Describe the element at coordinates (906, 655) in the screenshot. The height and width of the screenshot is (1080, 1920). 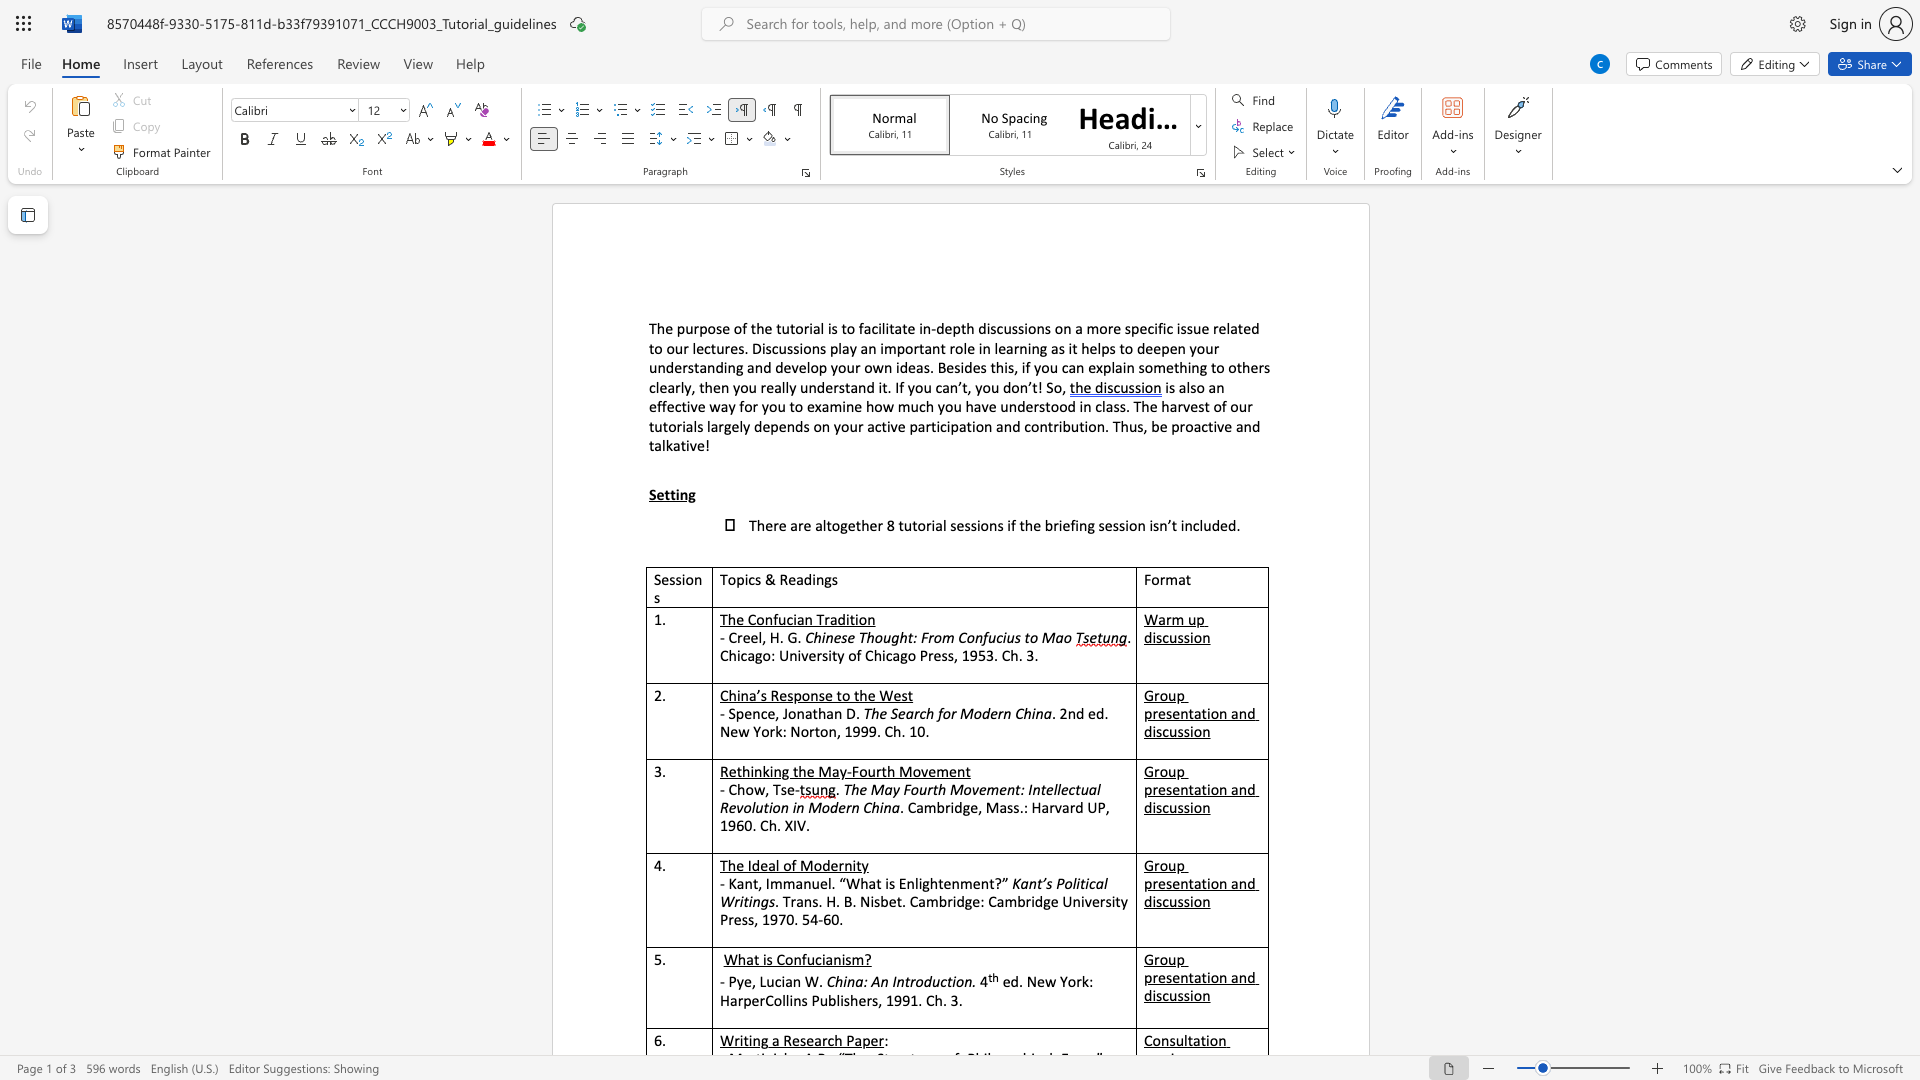
I see `the subset text "o Press, 1" within the text ". Chicago: University of Chicago Press, 1953. Ch. 3."` at that location.